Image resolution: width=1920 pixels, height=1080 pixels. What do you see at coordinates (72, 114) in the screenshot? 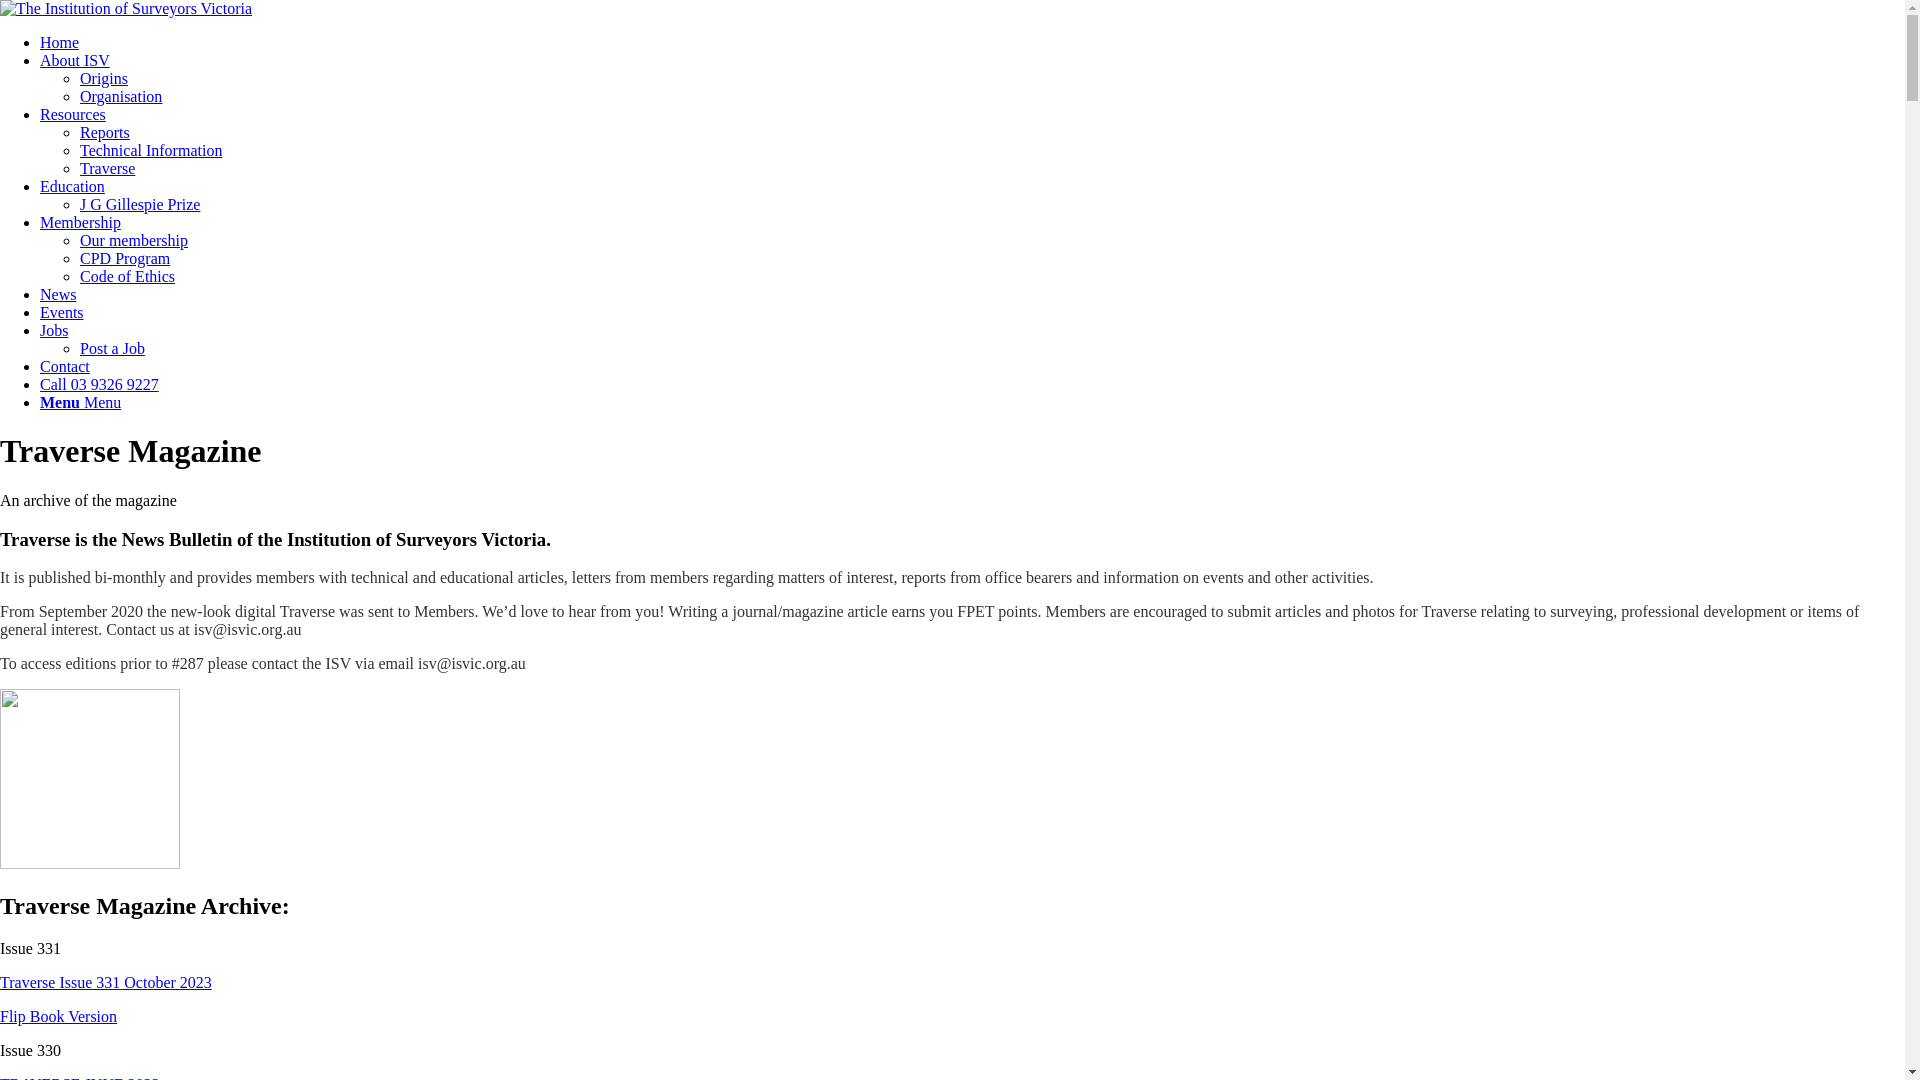
I see `'Resources'` at bounding box center [72, 114].